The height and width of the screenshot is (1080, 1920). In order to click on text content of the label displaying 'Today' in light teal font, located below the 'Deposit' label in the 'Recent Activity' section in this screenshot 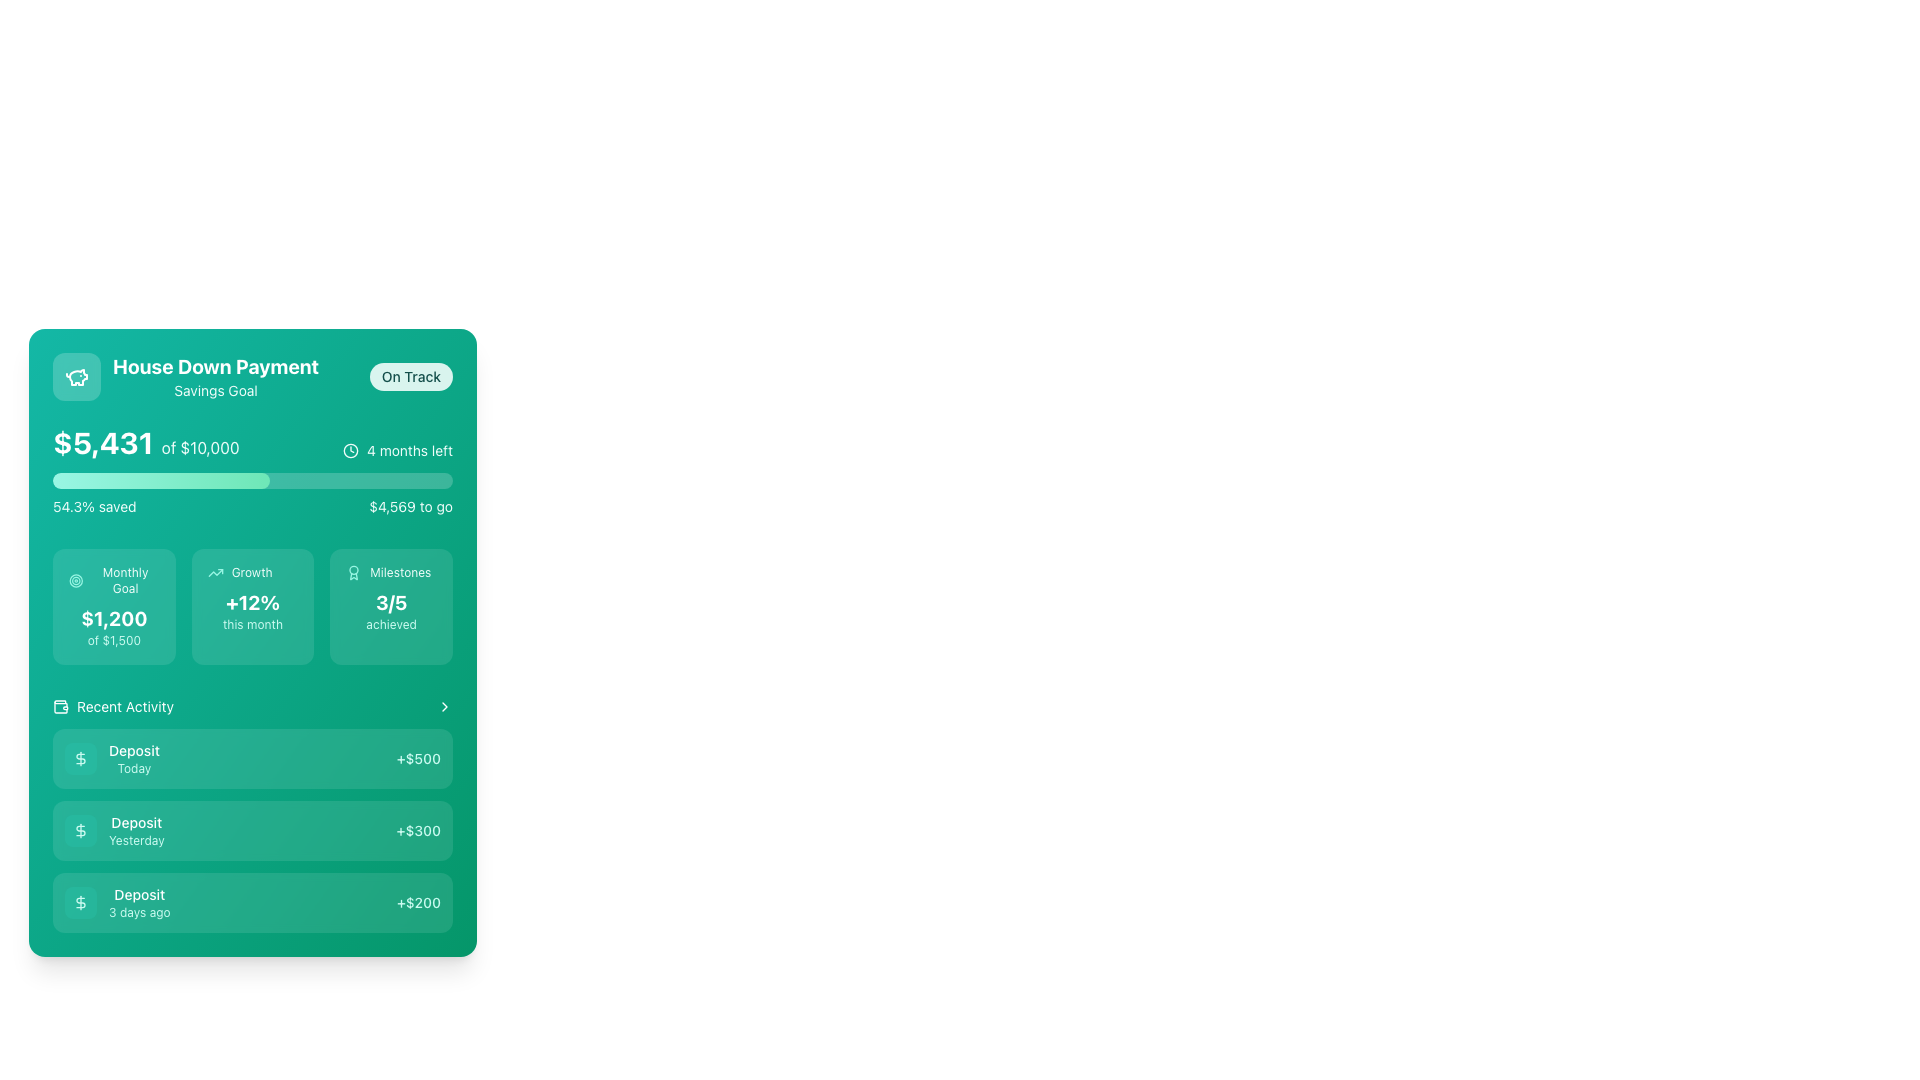, I will do `click(133, 767)`.